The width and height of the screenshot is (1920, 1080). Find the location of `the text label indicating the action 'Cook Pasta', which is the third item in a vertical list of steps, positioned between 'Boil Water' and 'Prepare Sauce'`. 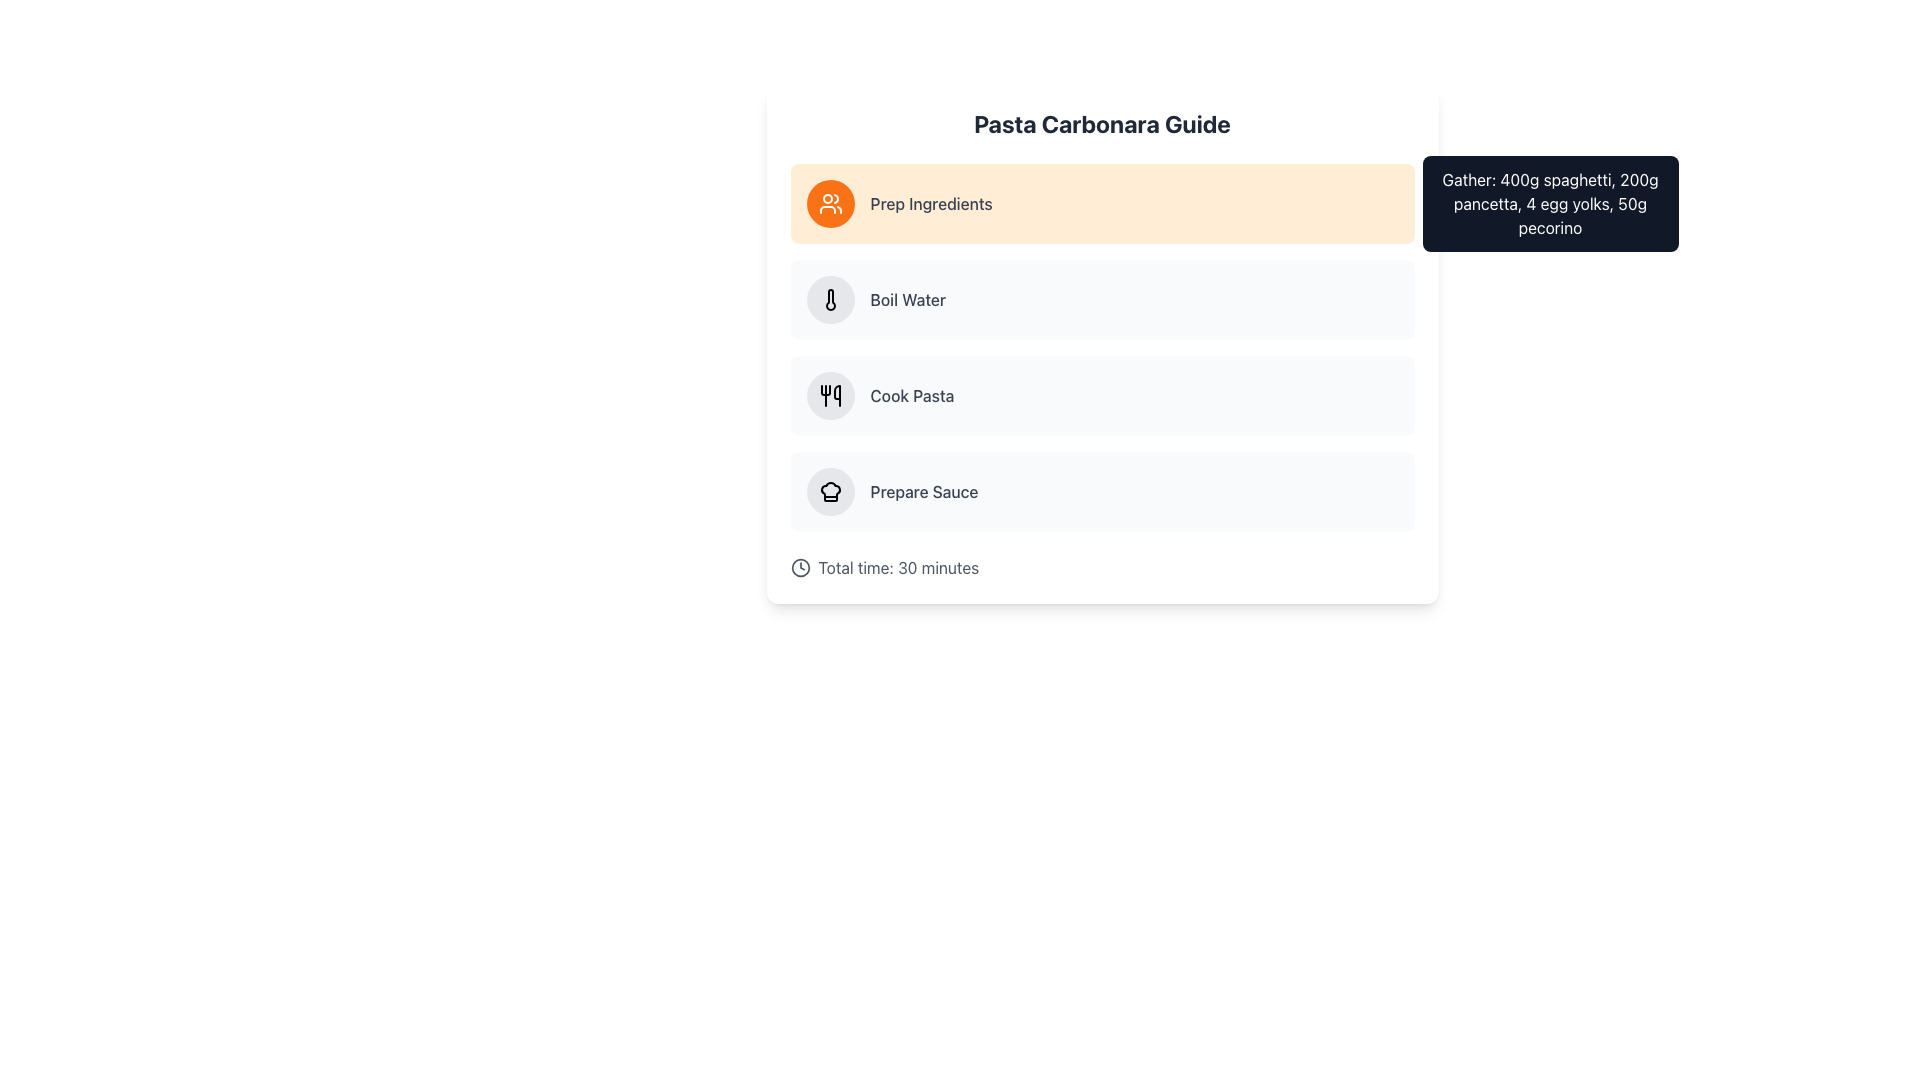

the text label indicating the action 'Cook Pasta', which is the third item in a vertical list of steps, positioned between 'Boil Water' and 'Prepare Sauce' is located at coordinates (911, 396).